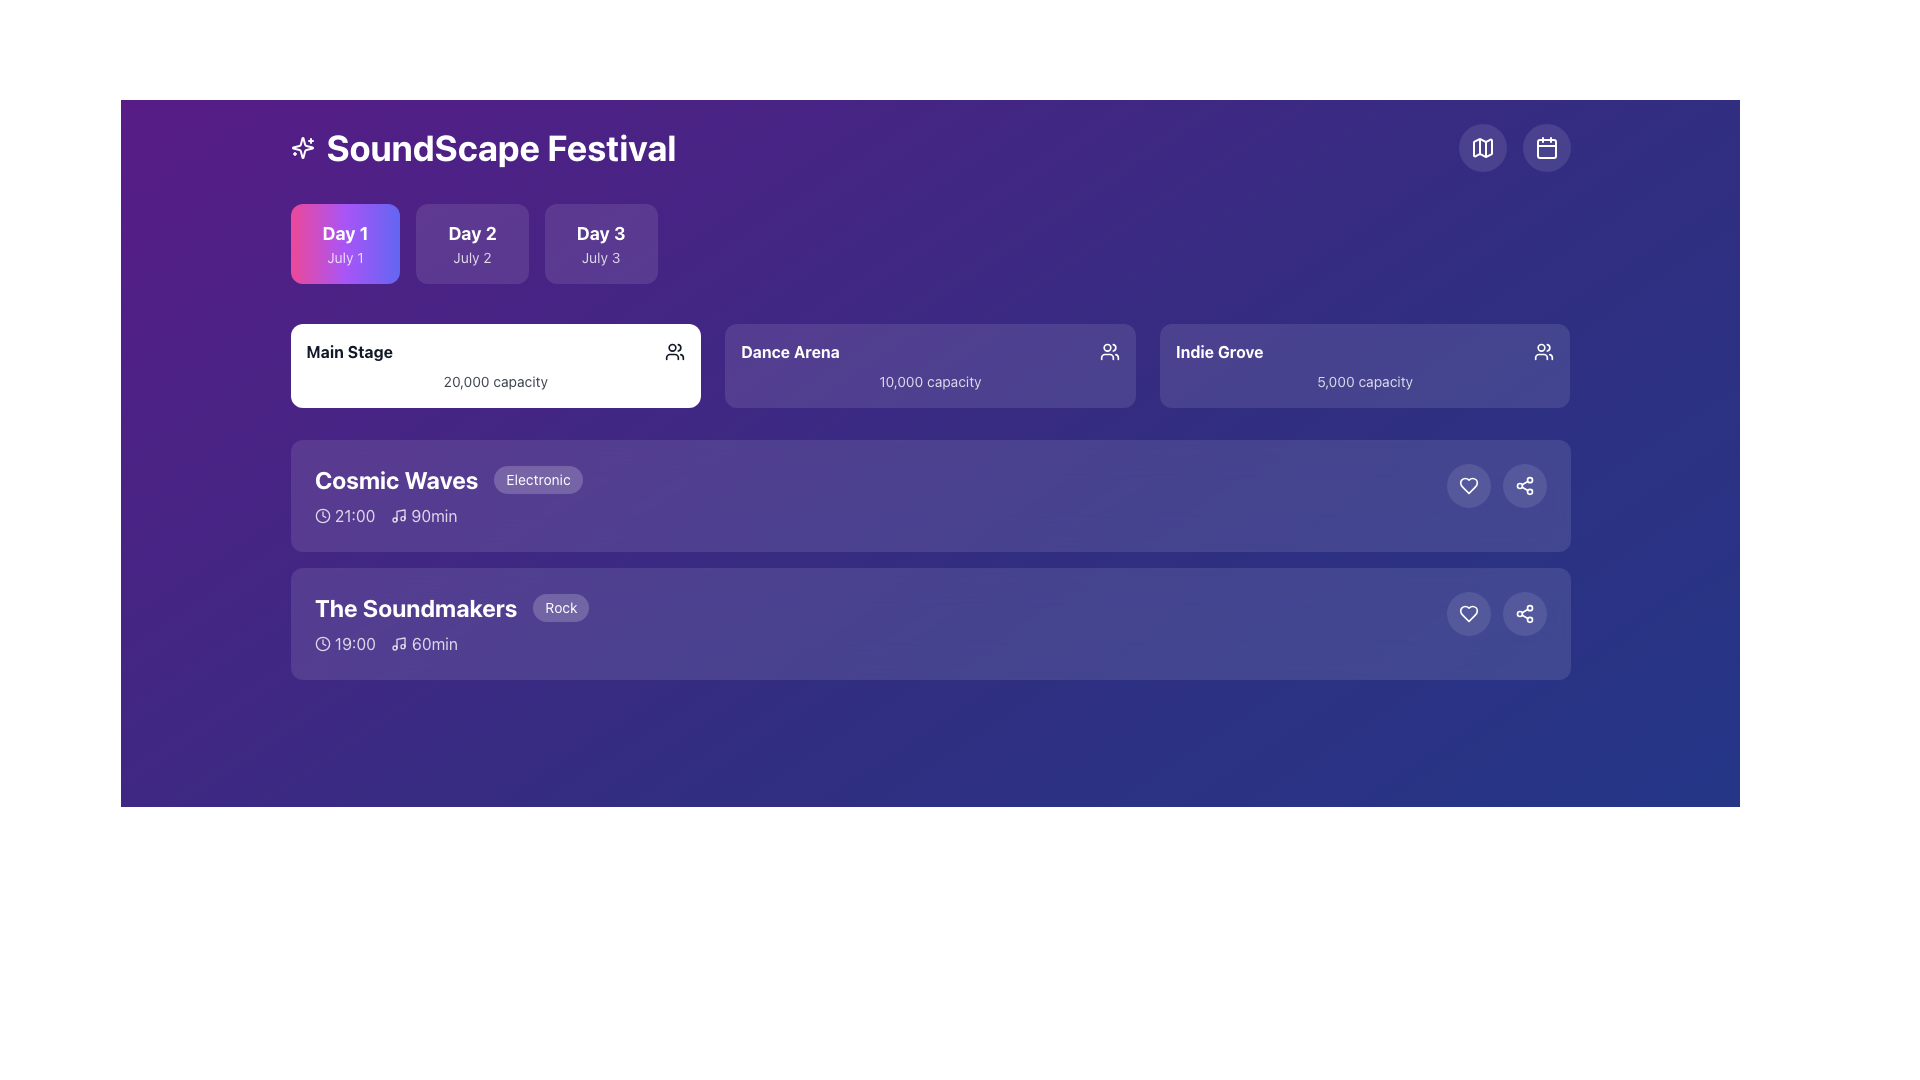 The image size is (1920, 1080). Describe the element at coordinates (600, 257) in the screenshot. I see `text displayed as 'July 3' located in the second line of the rectangular card labeled 'Day 3.'` at that location.